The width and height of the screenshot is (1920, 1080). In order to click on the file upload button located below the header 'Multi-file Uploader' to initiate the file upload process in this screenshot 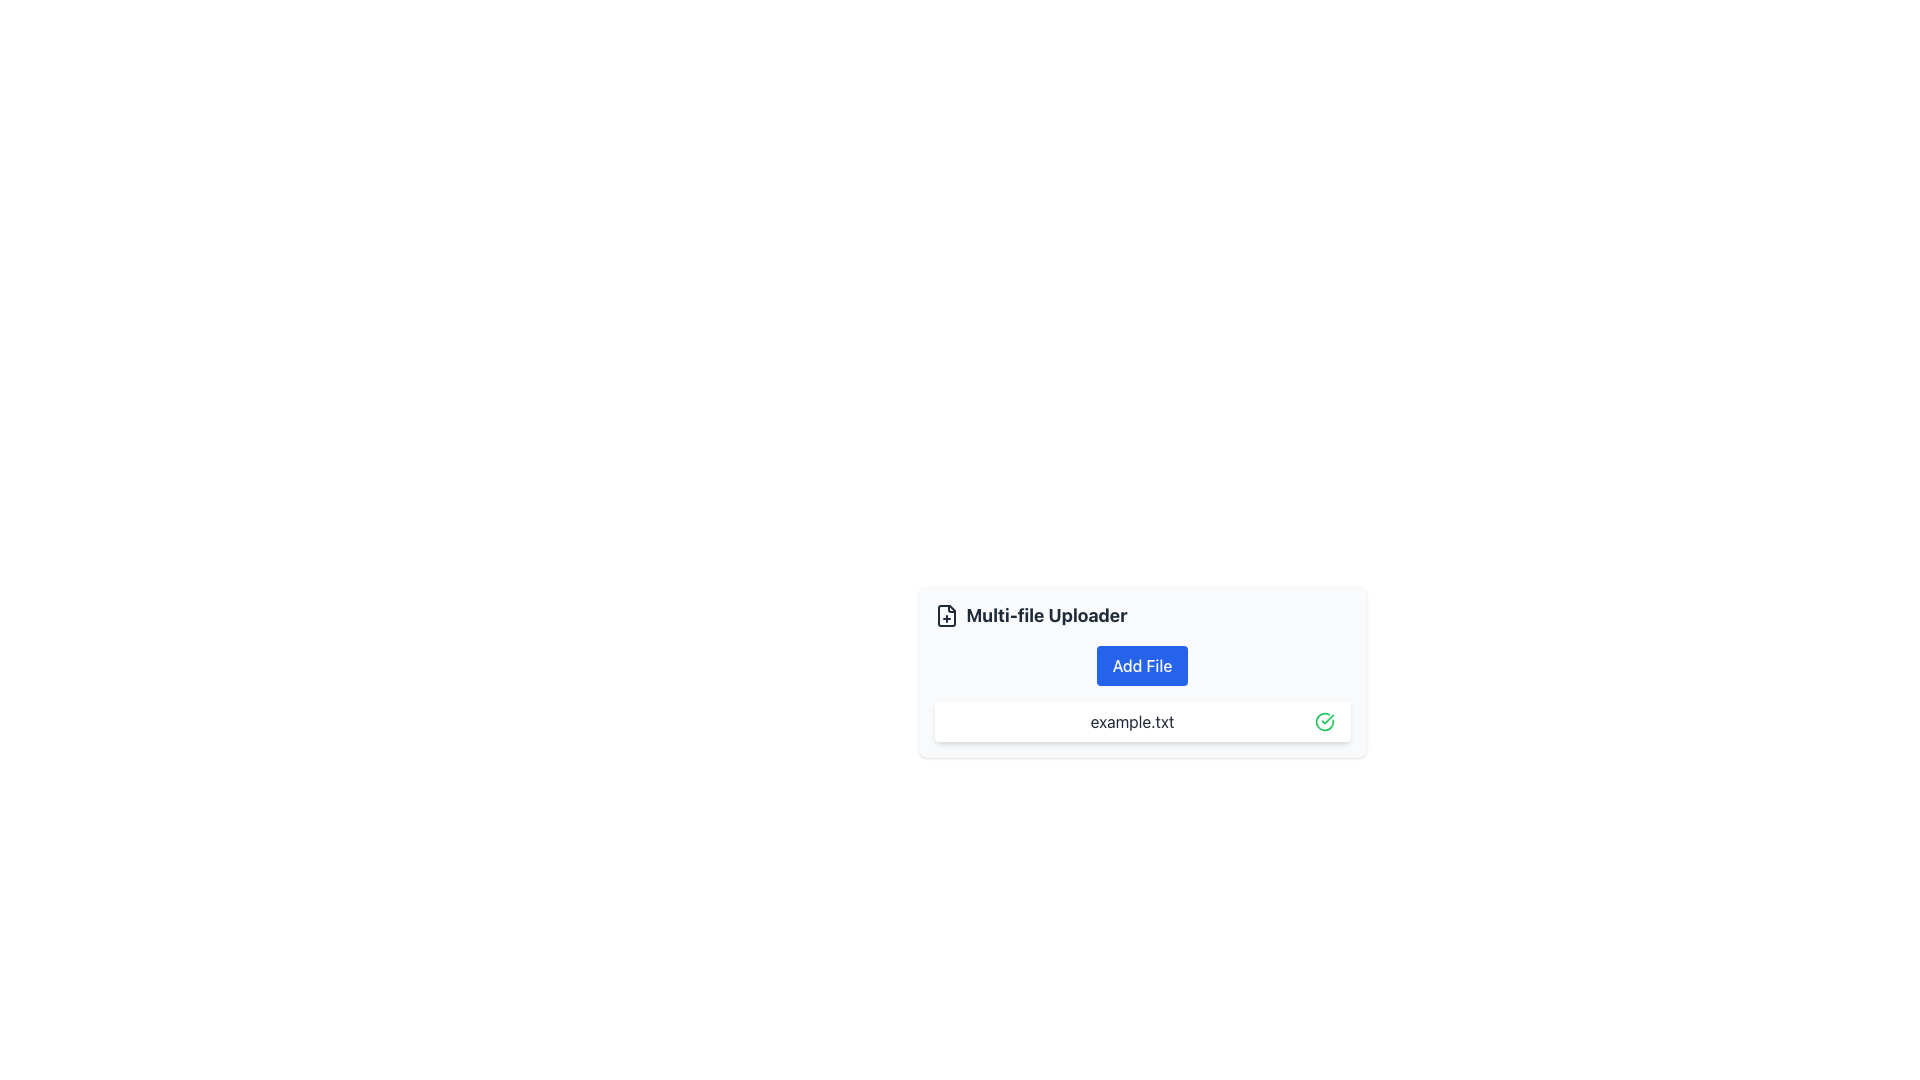, I will do `click(1142, 671)`.